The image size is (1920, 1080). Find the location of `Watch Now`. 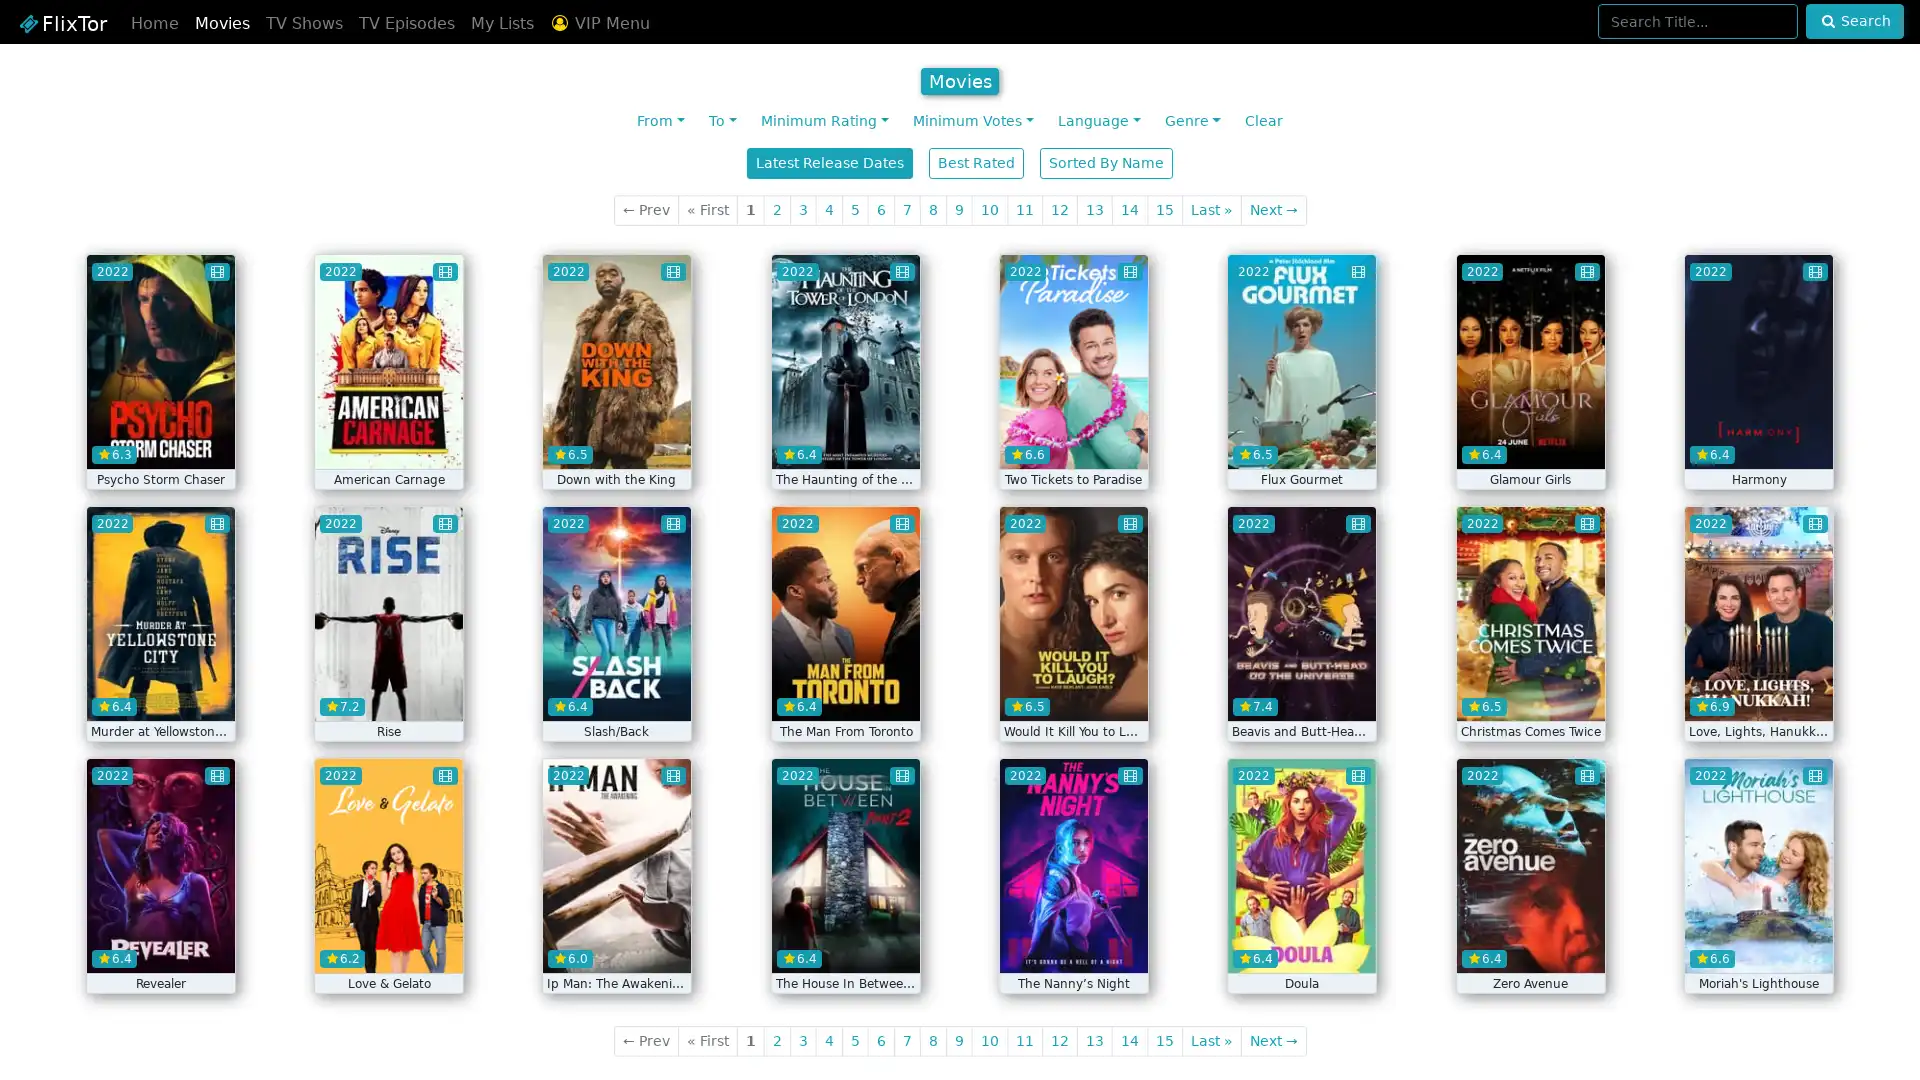

Watch Now is located at coordinates (616, 438).